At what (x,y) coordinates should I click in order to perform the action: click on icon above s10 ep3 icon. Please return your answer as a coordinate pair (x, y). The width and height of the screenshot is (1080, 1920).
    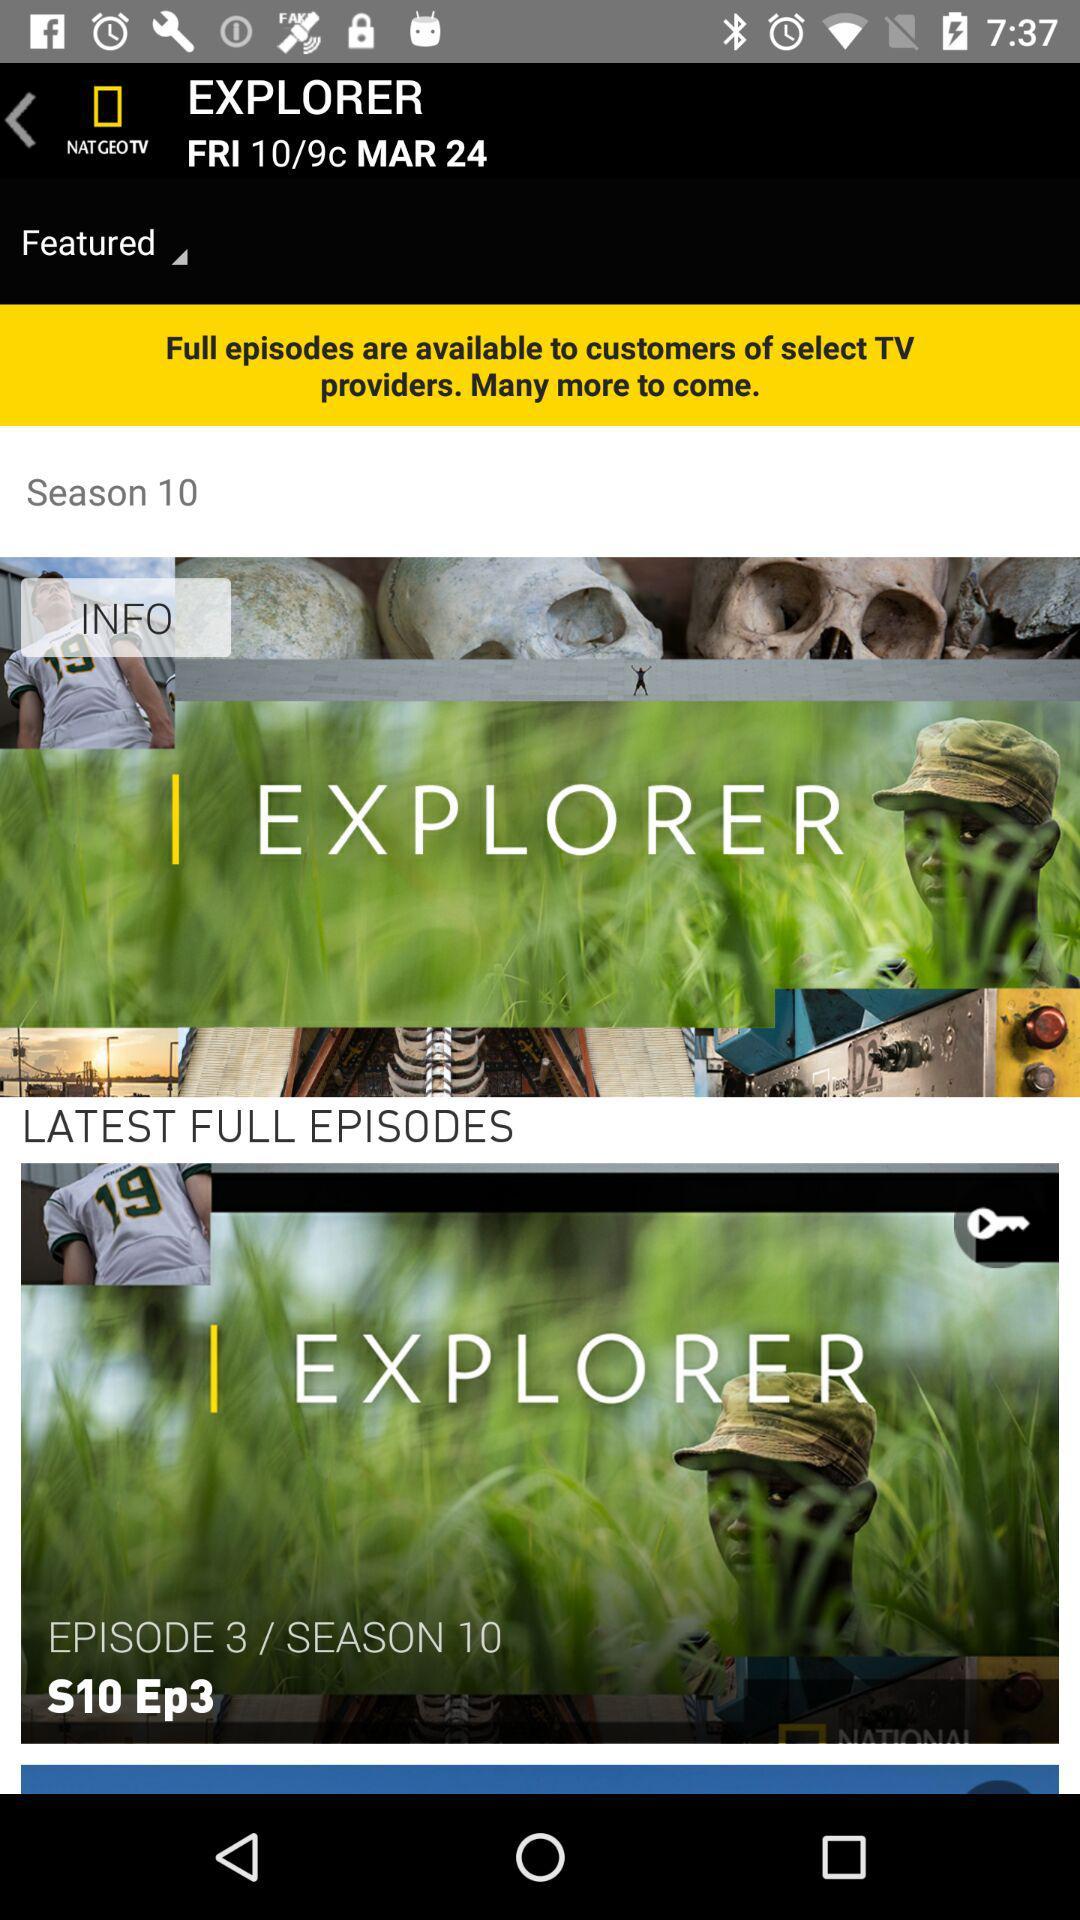
    Looking at the image, I should click on (274, 1636).